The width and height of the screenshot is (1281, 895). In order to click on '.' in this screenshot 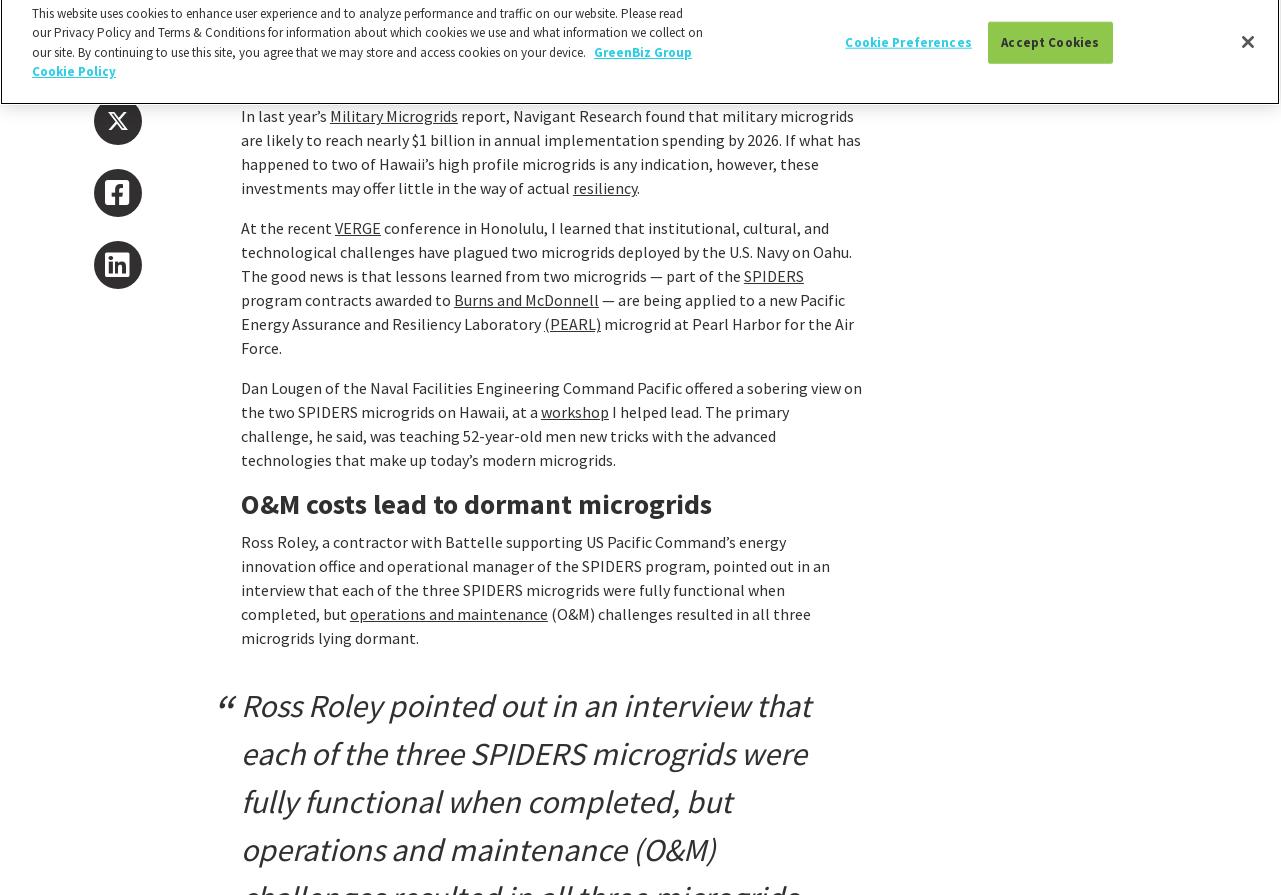, I will do `click(637, 188)`.